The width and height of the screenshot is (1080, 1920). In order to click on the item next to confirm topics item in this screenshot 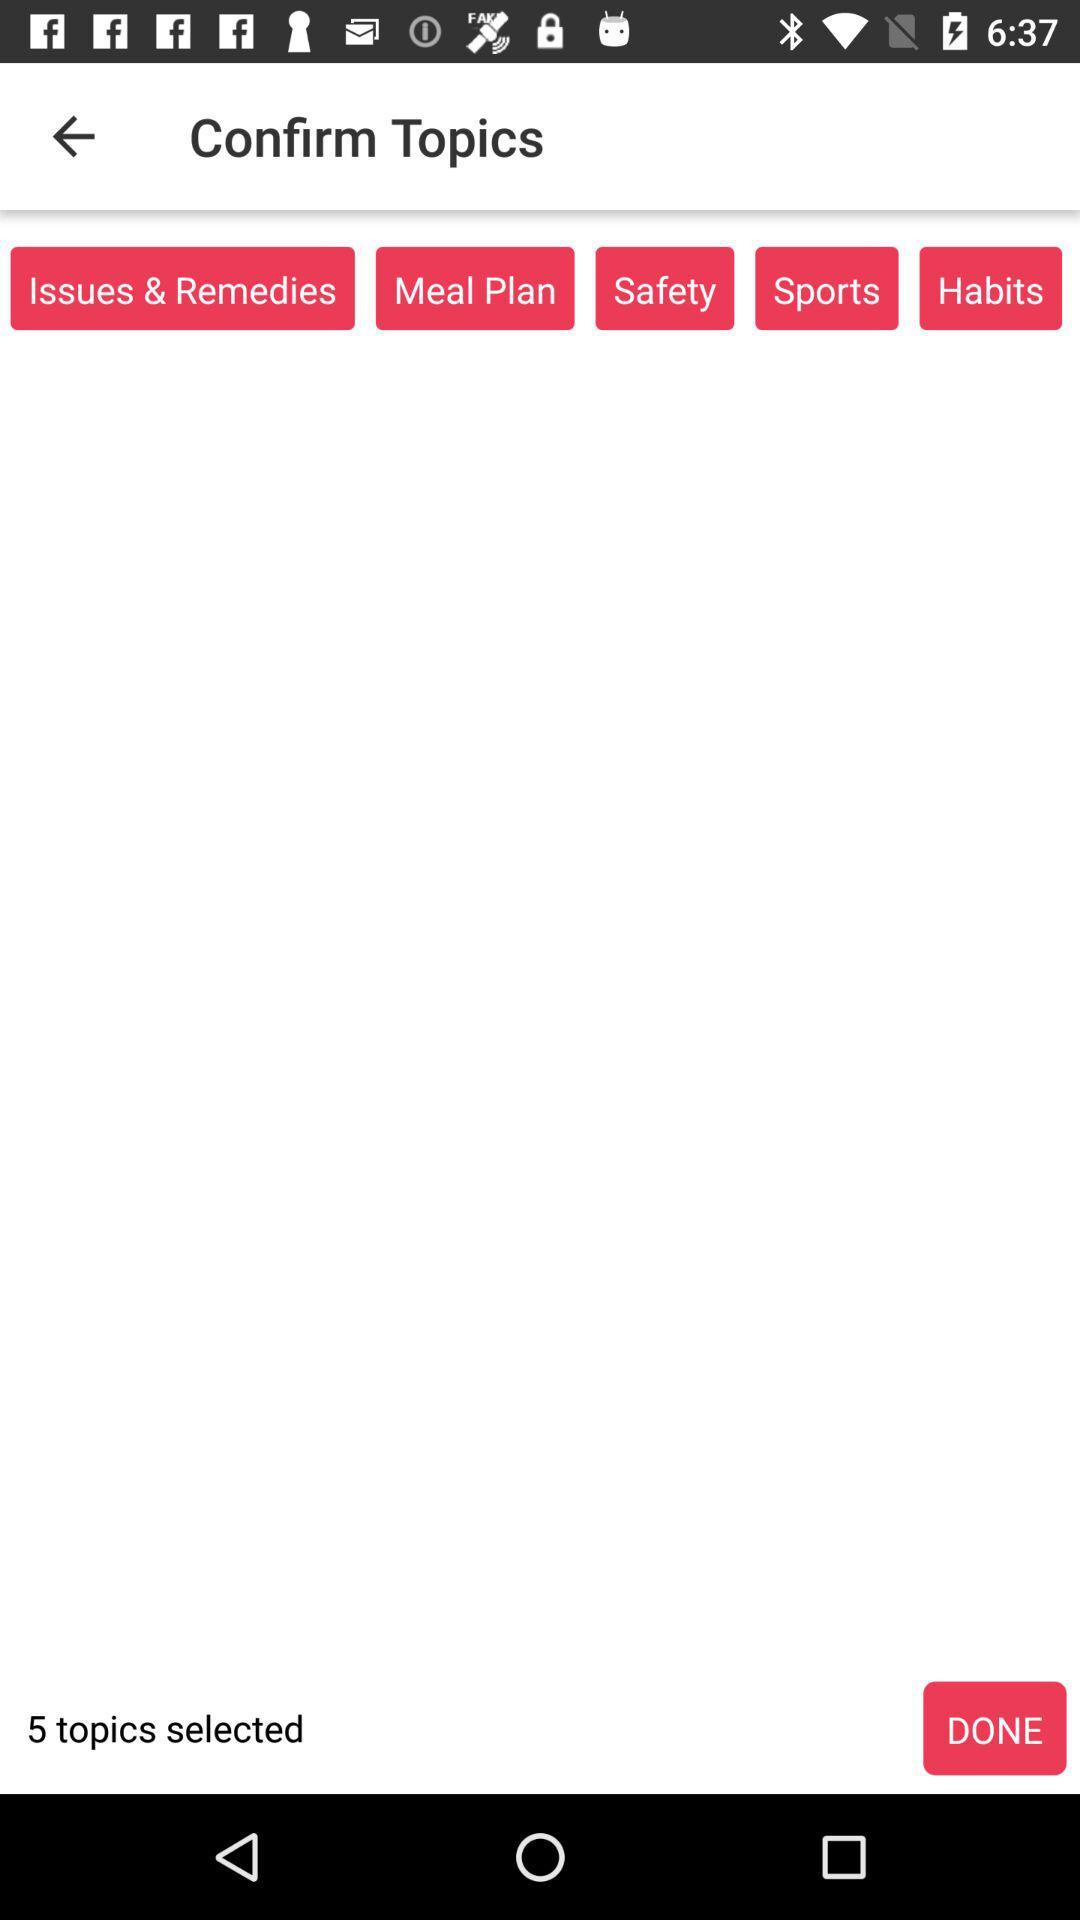, I will do `click(72, 135)`.